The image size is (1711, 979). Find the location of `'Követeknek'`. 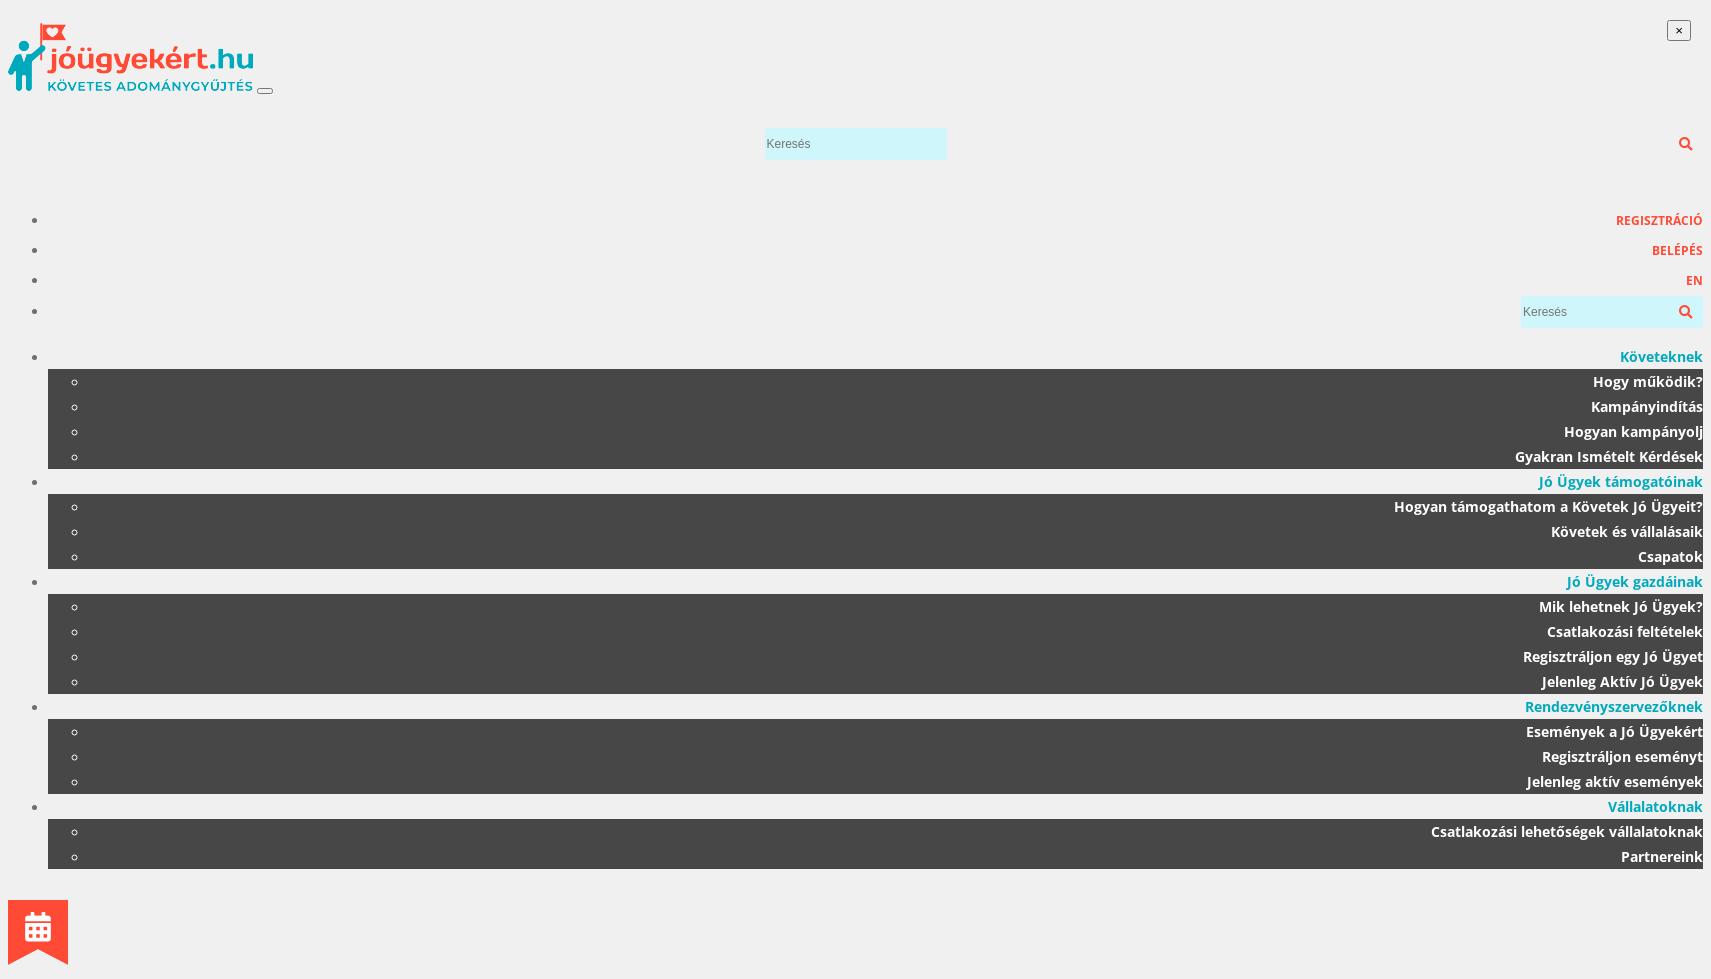

'Követeknek' is located at coordinates (1661, 356).